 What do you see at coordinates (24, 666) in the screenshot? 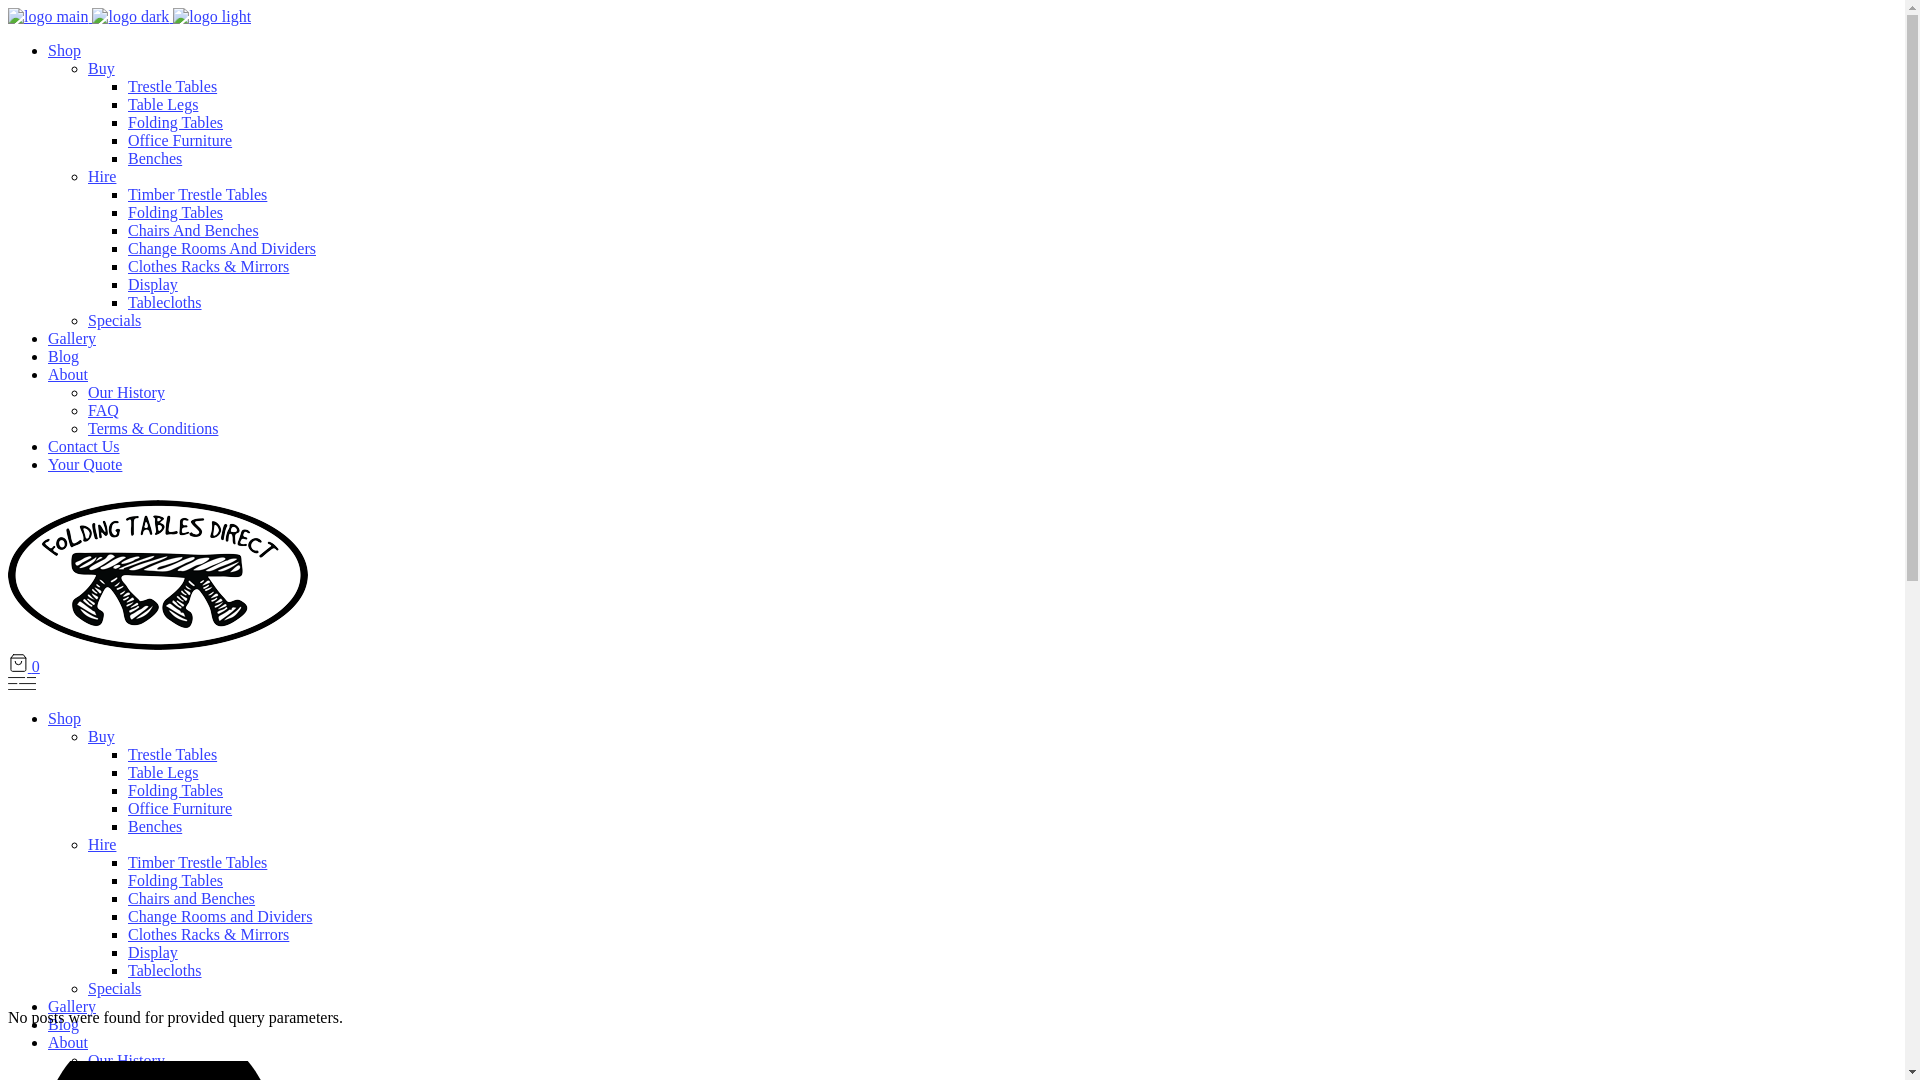
I see `'0'` at bounding box center [24, 666].